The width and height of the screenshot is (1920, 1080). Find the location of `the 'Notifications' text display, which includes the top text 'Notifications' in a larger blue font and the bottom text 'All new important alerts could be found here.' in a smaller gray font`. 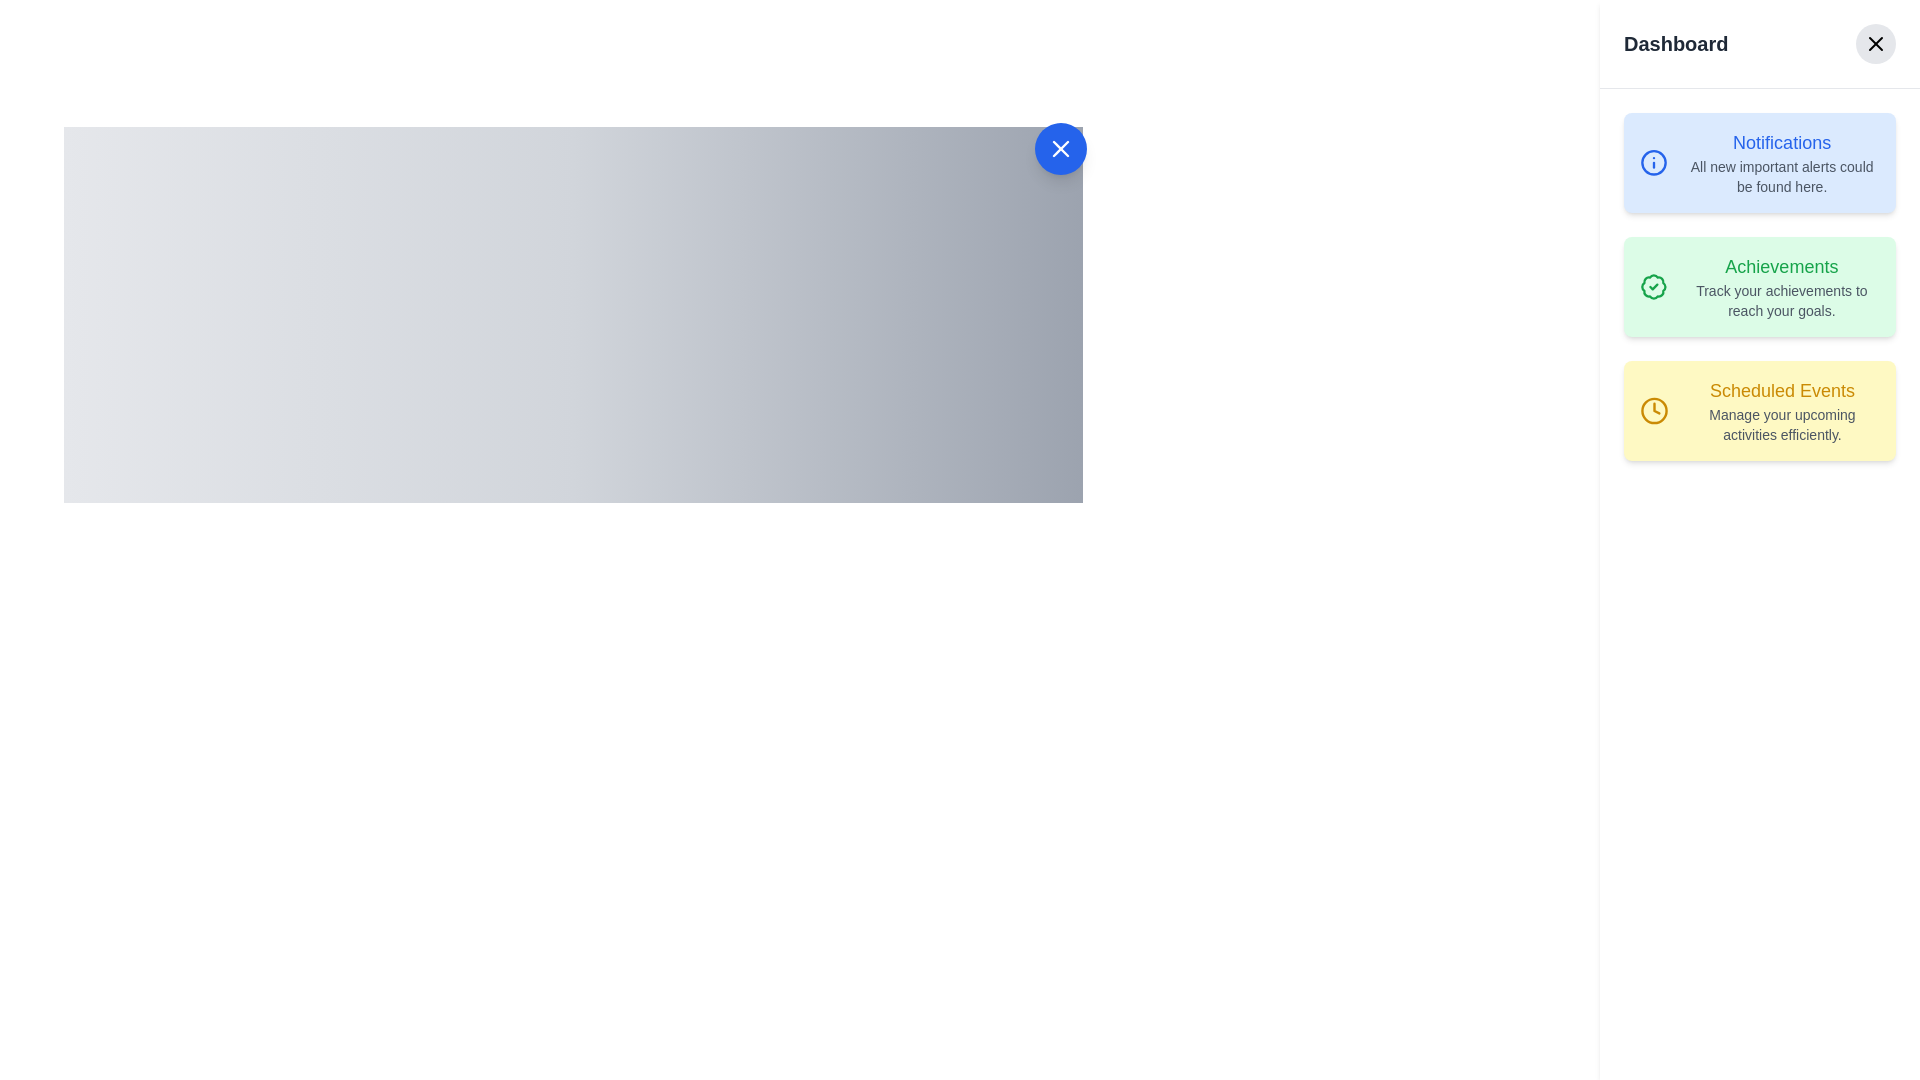

the 'Notifications' text display, which includes the top text 'Notifications' in a larger blue font and the bottom text 'All new important alerts could be found here.' in a smaller gray font is located at coordinates (1782, 161).